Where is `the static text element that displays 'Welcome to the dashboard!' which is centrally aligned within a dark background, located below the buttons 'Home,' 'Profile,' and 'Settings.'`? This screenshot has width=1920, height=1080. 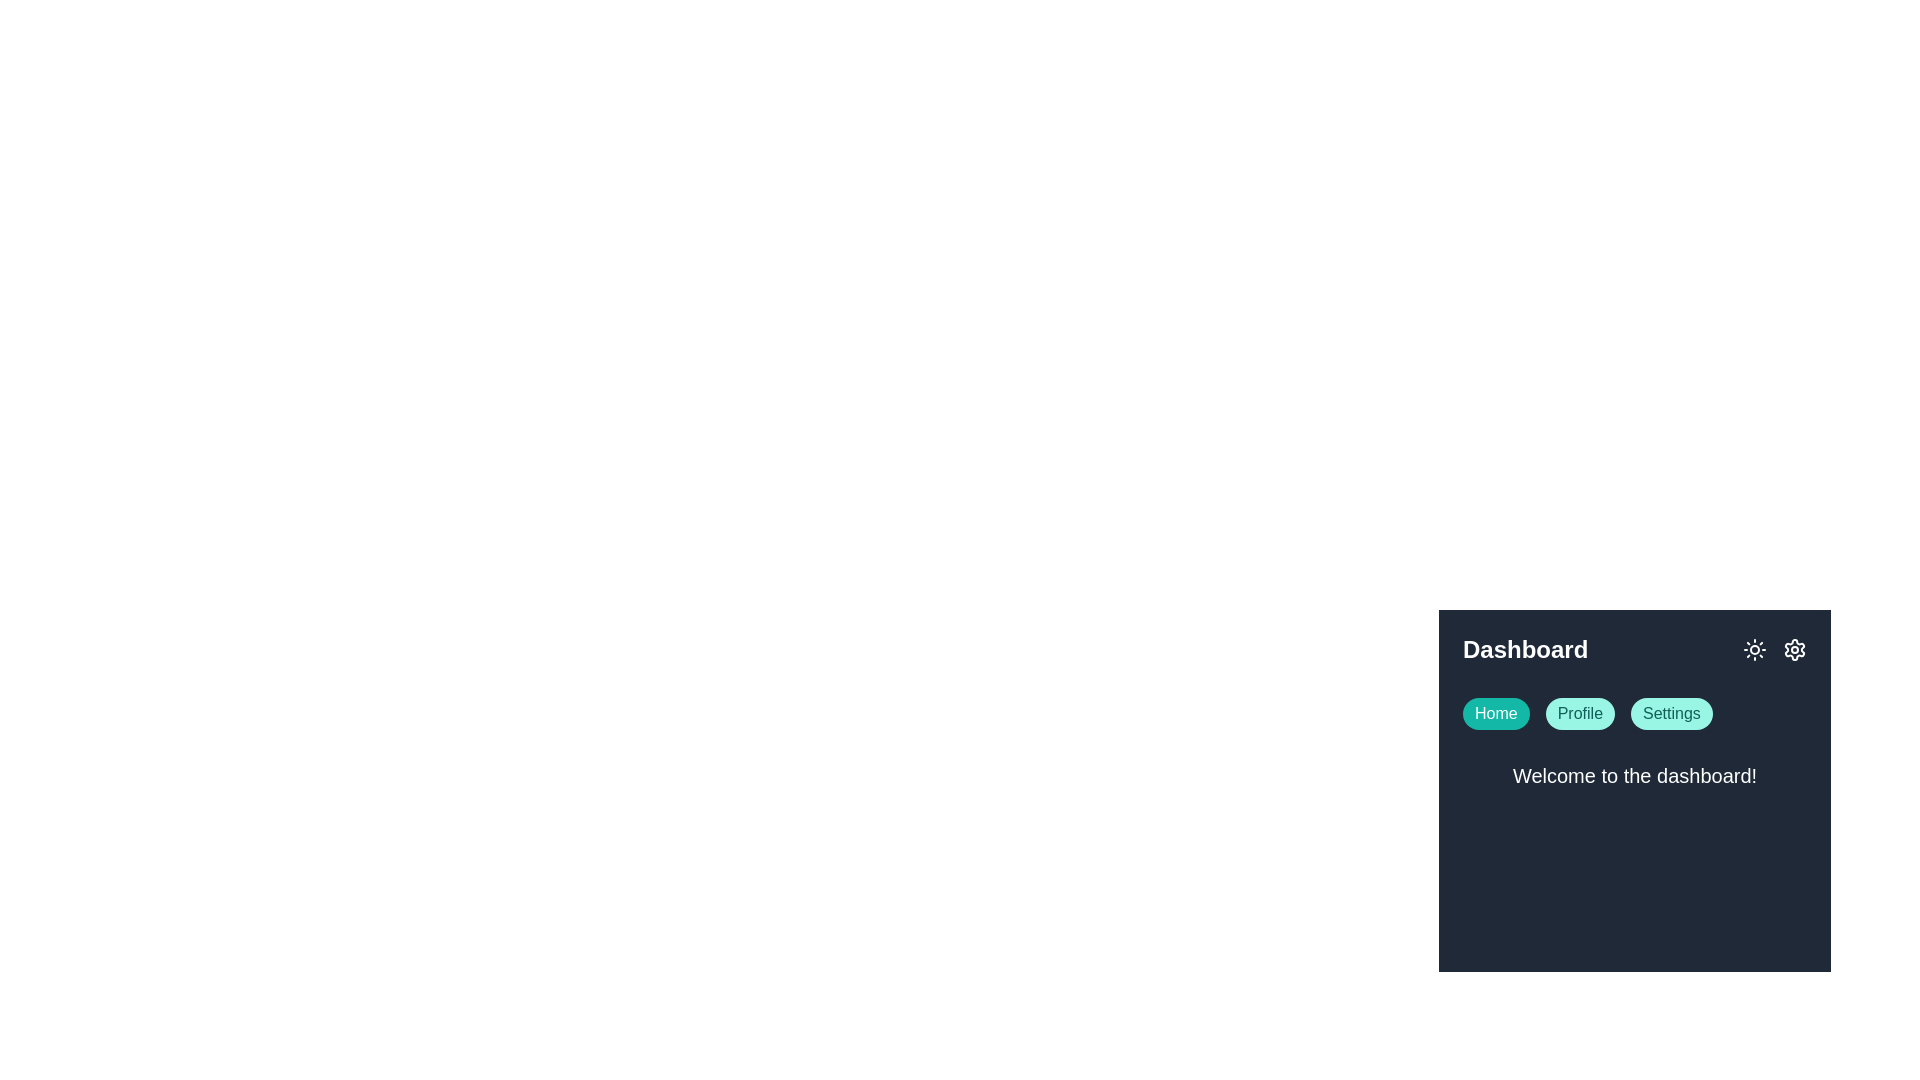 the static text element that displays 'Welcome to the dashboard!' which is centrally aligned within a dark background, located below the buttons 'Home,' 'Profile,' and 'Settings.' is located at coordinates (1635, 774).